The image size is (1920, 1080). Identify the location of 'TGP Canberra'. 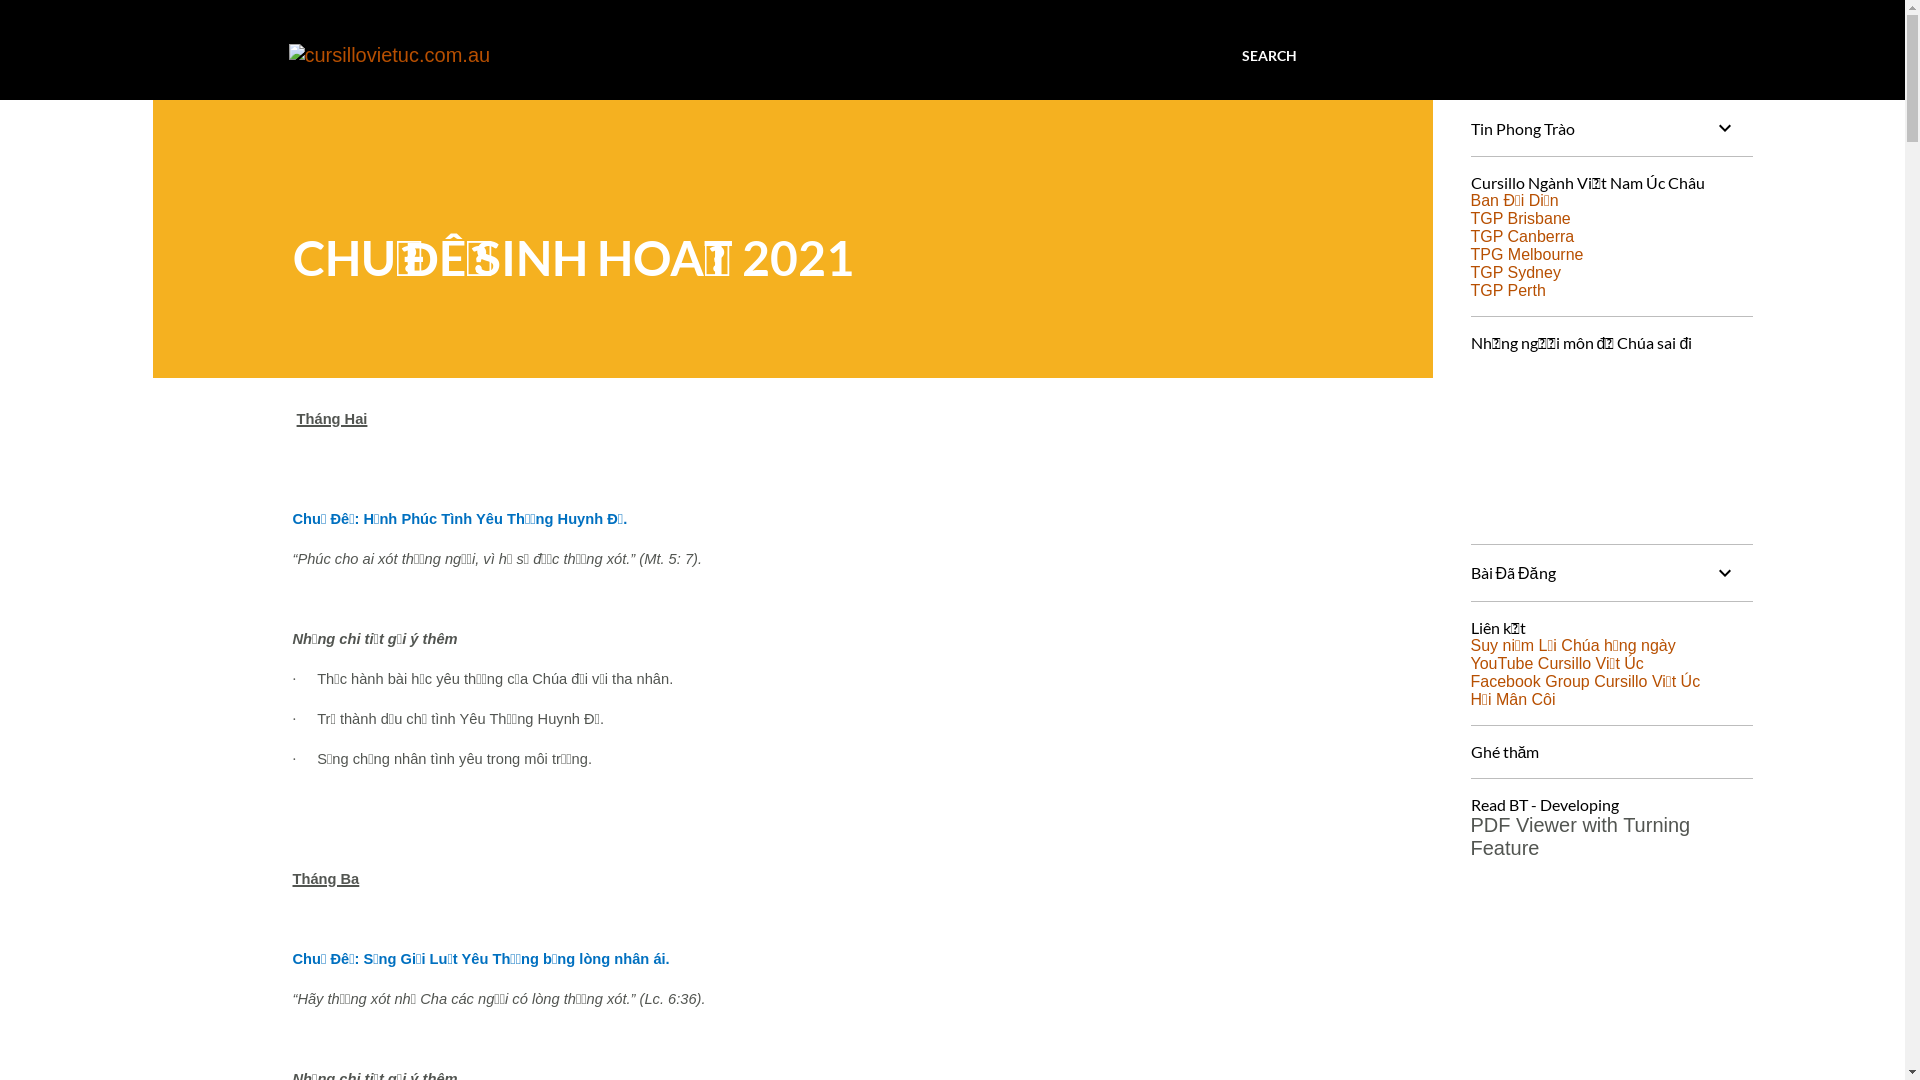
(1520, 235).